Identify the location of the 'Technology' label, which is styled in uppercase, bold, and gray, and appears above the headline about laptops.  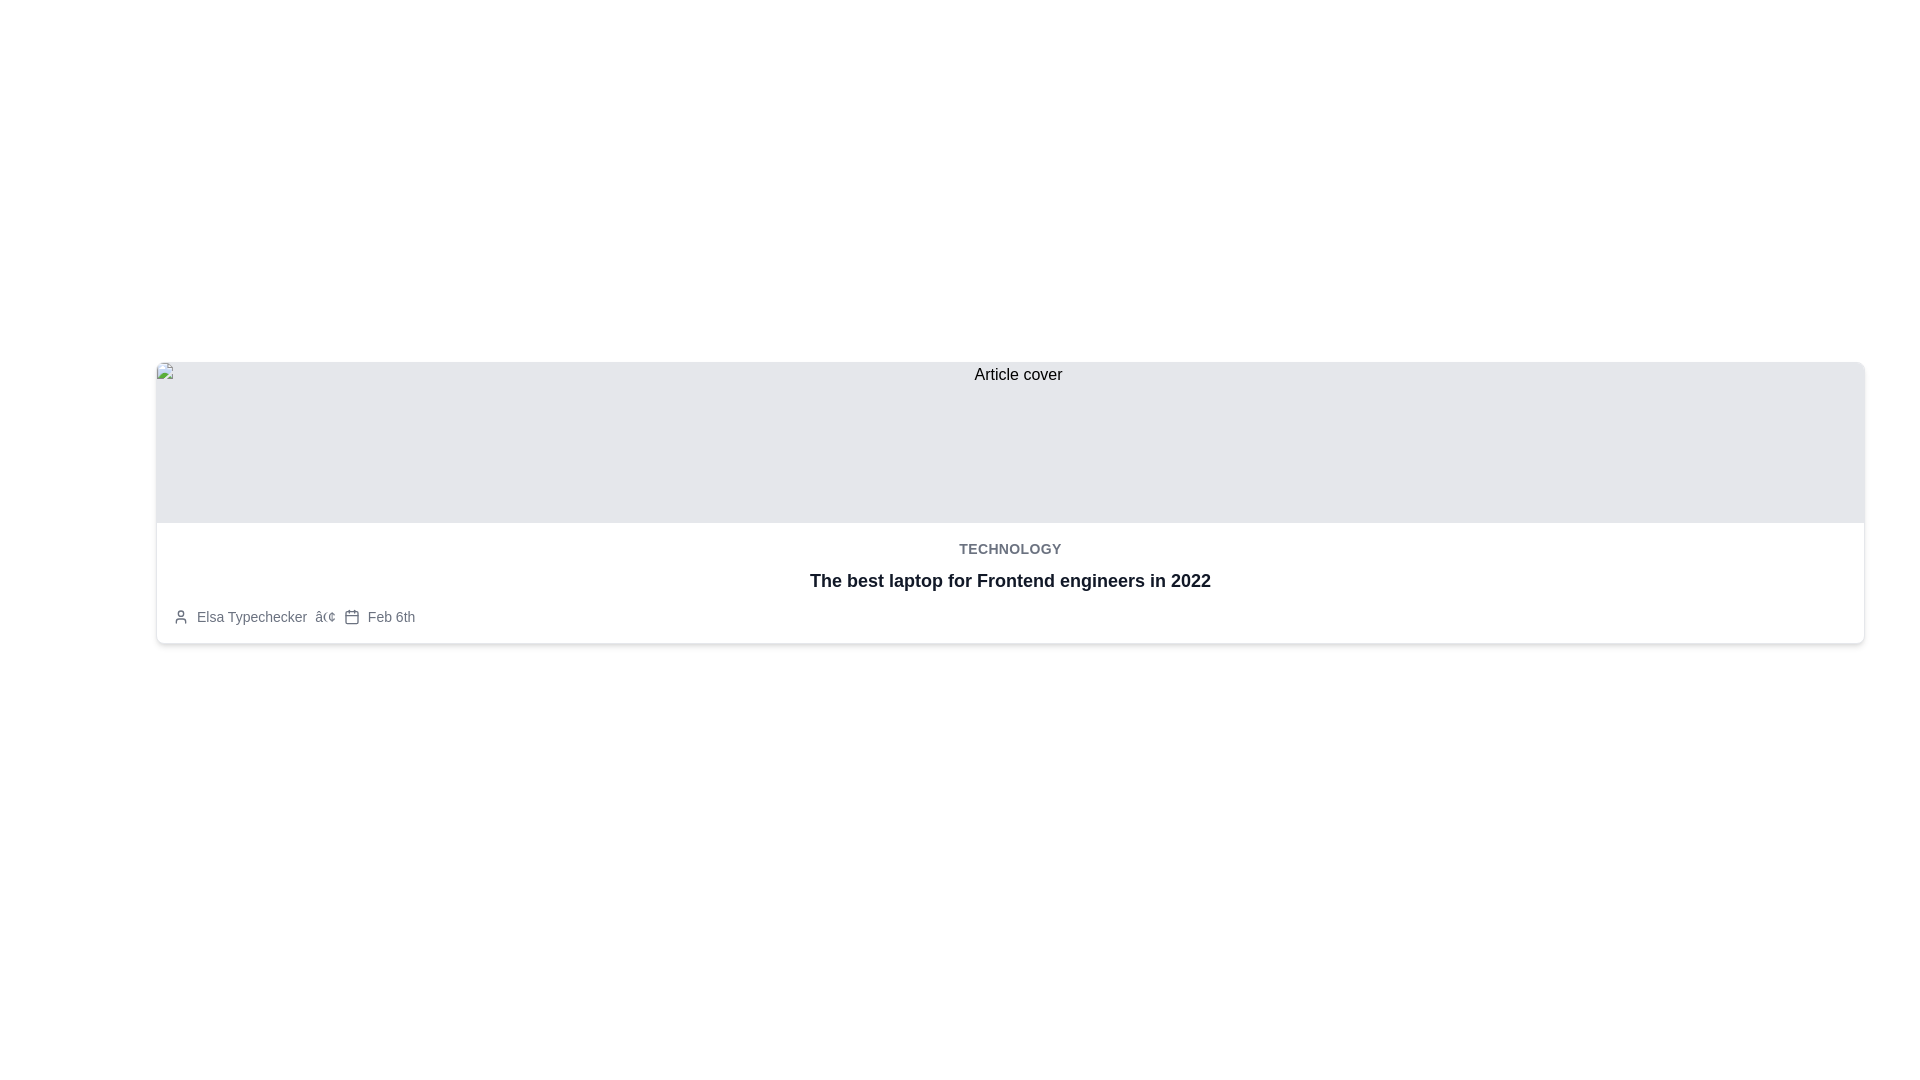
(1010, 548).